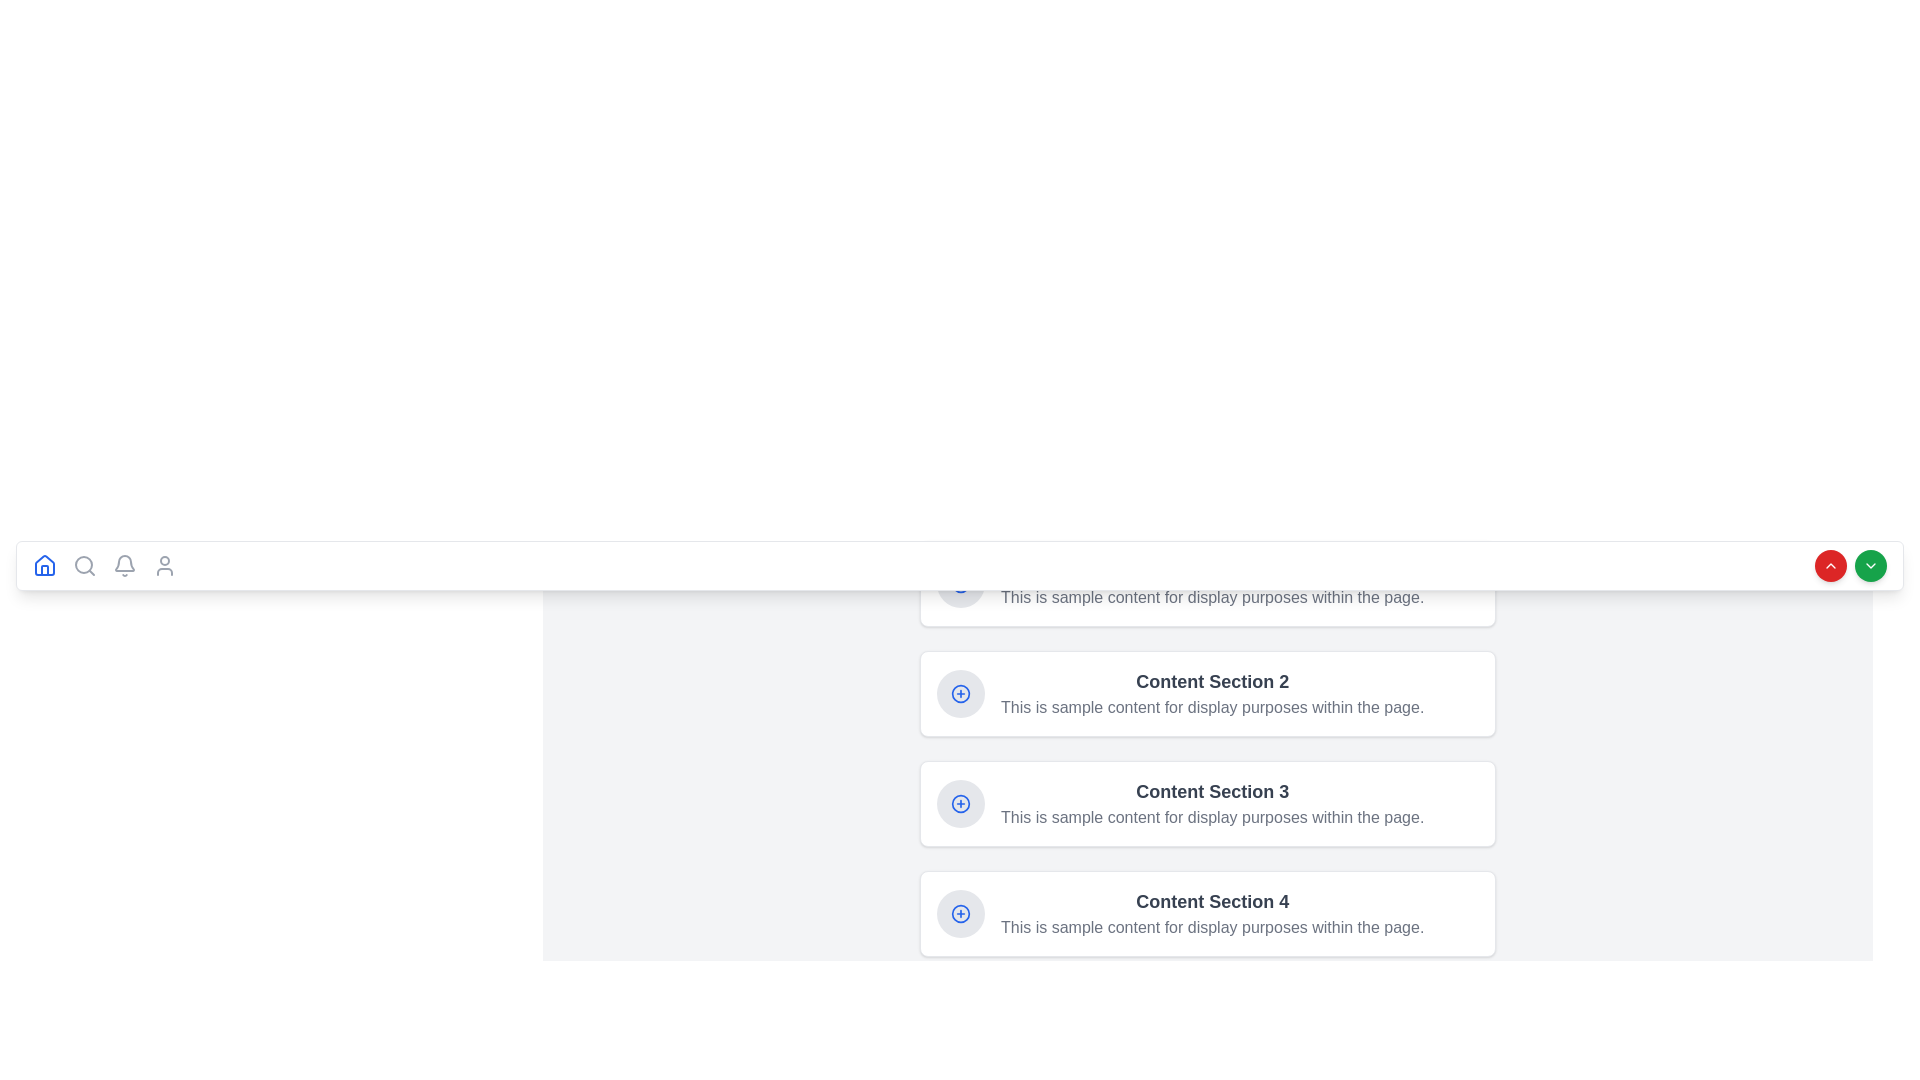 The height and width of the screenshot is (1080, 1920). What do you see at coordinates (1211, 681) in the screenshot?
I see `the text header 'Content Section 2' which is prominently displayed in bold gray color above a smaller text description in the second card-like section` at bounding box center [1211, 681].